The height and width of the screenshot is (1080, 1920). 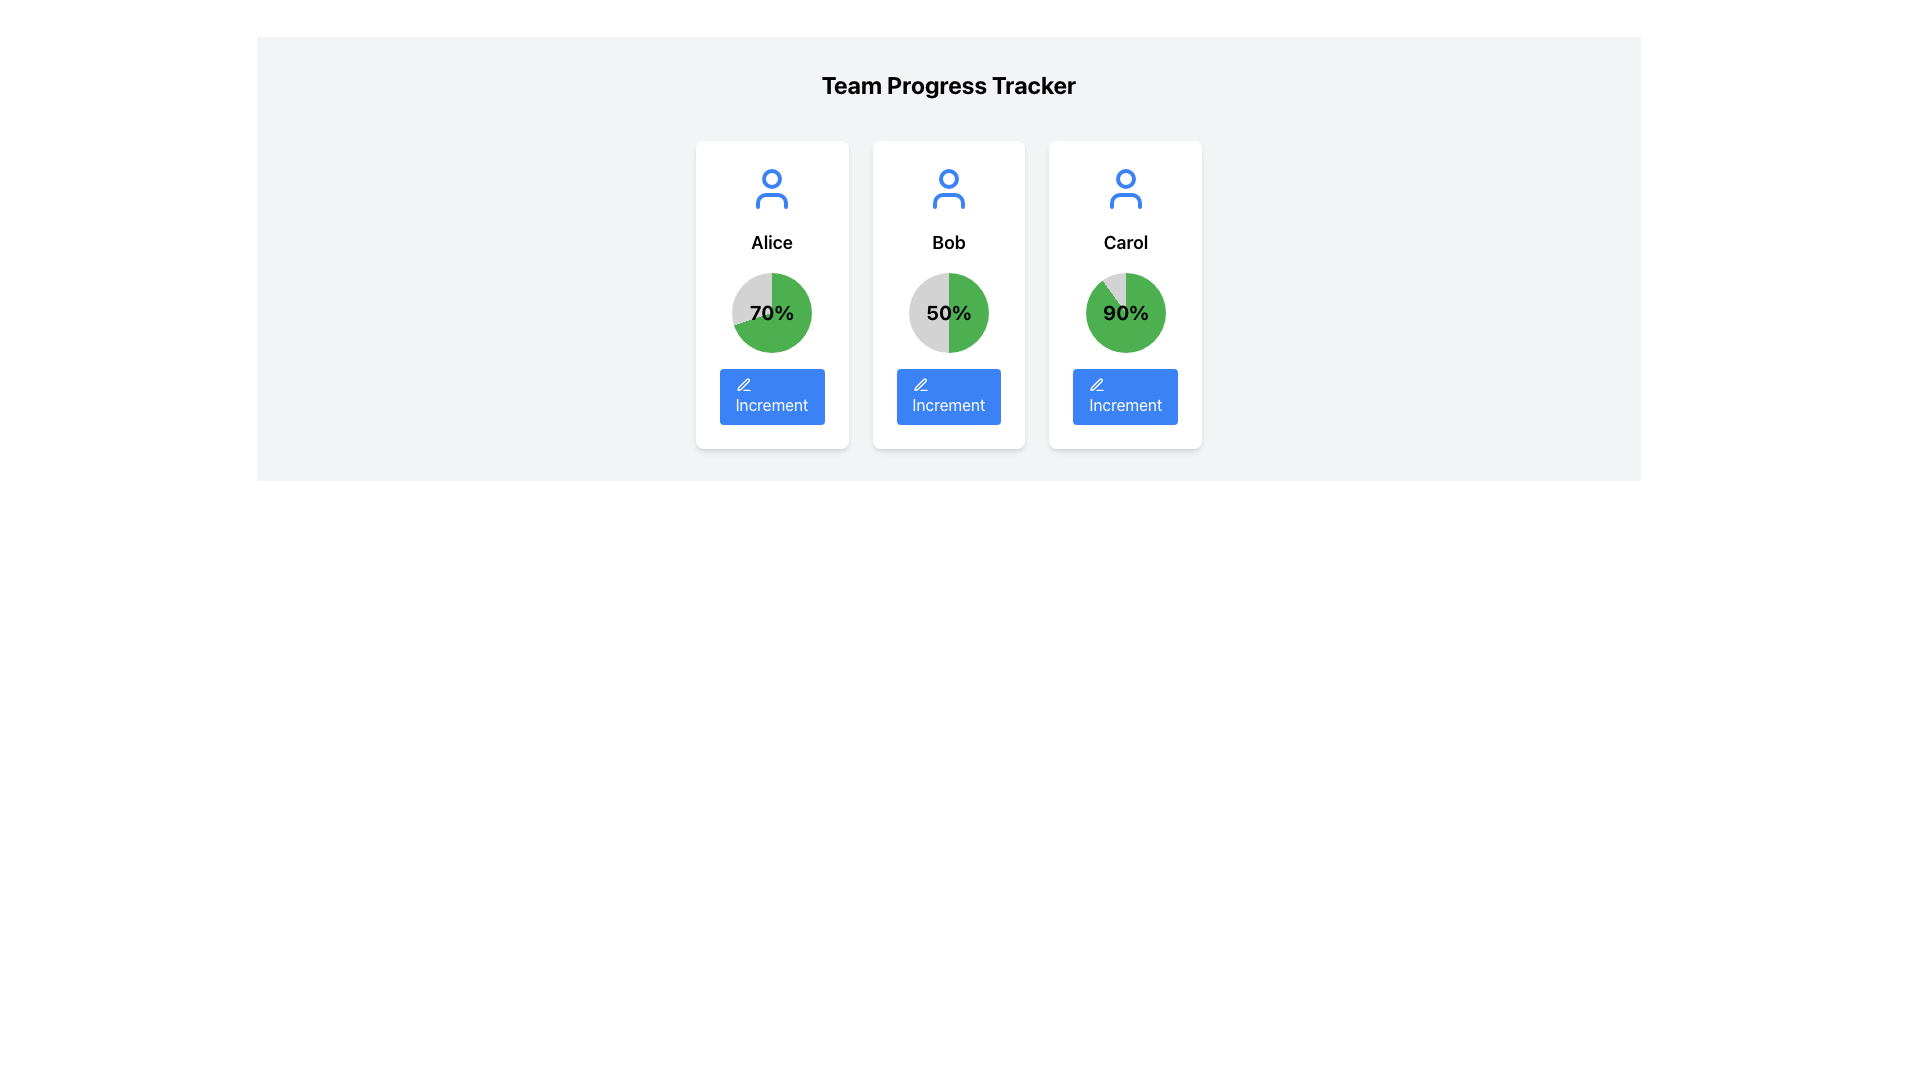 What do you see at coordinates (919, 385) in the screenshot?
I see `the decorative icon representing the 'Increment' action located within the 'Increment' button on the central card labeled 'Bob', positioned towards the left side of the button's text` at bounding box center [919, 385].